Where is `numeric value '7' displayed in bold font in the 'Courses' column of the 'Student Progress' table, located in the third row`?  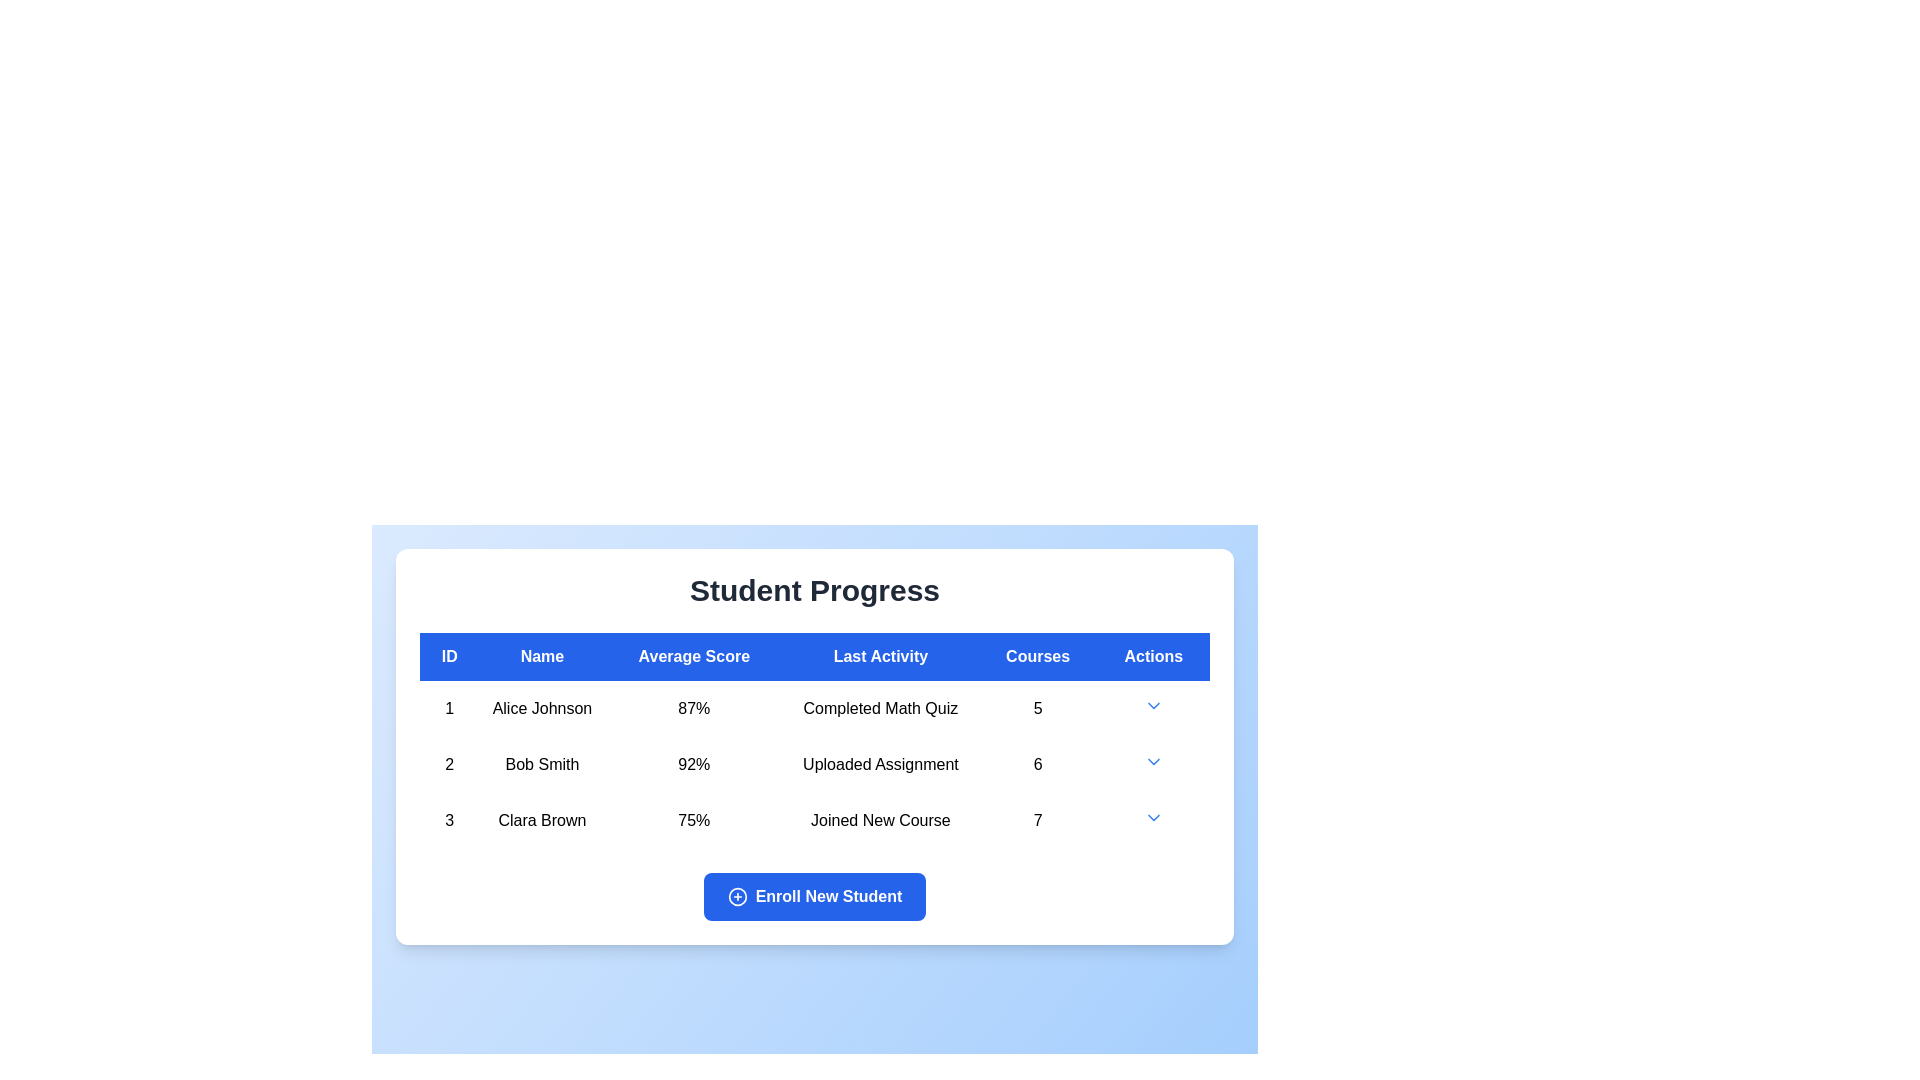 numeric value '7' displayed in bold font in the 'Courses' column of the 'Student Progress' table, located in the third row is located at coordinates (1038, 821).